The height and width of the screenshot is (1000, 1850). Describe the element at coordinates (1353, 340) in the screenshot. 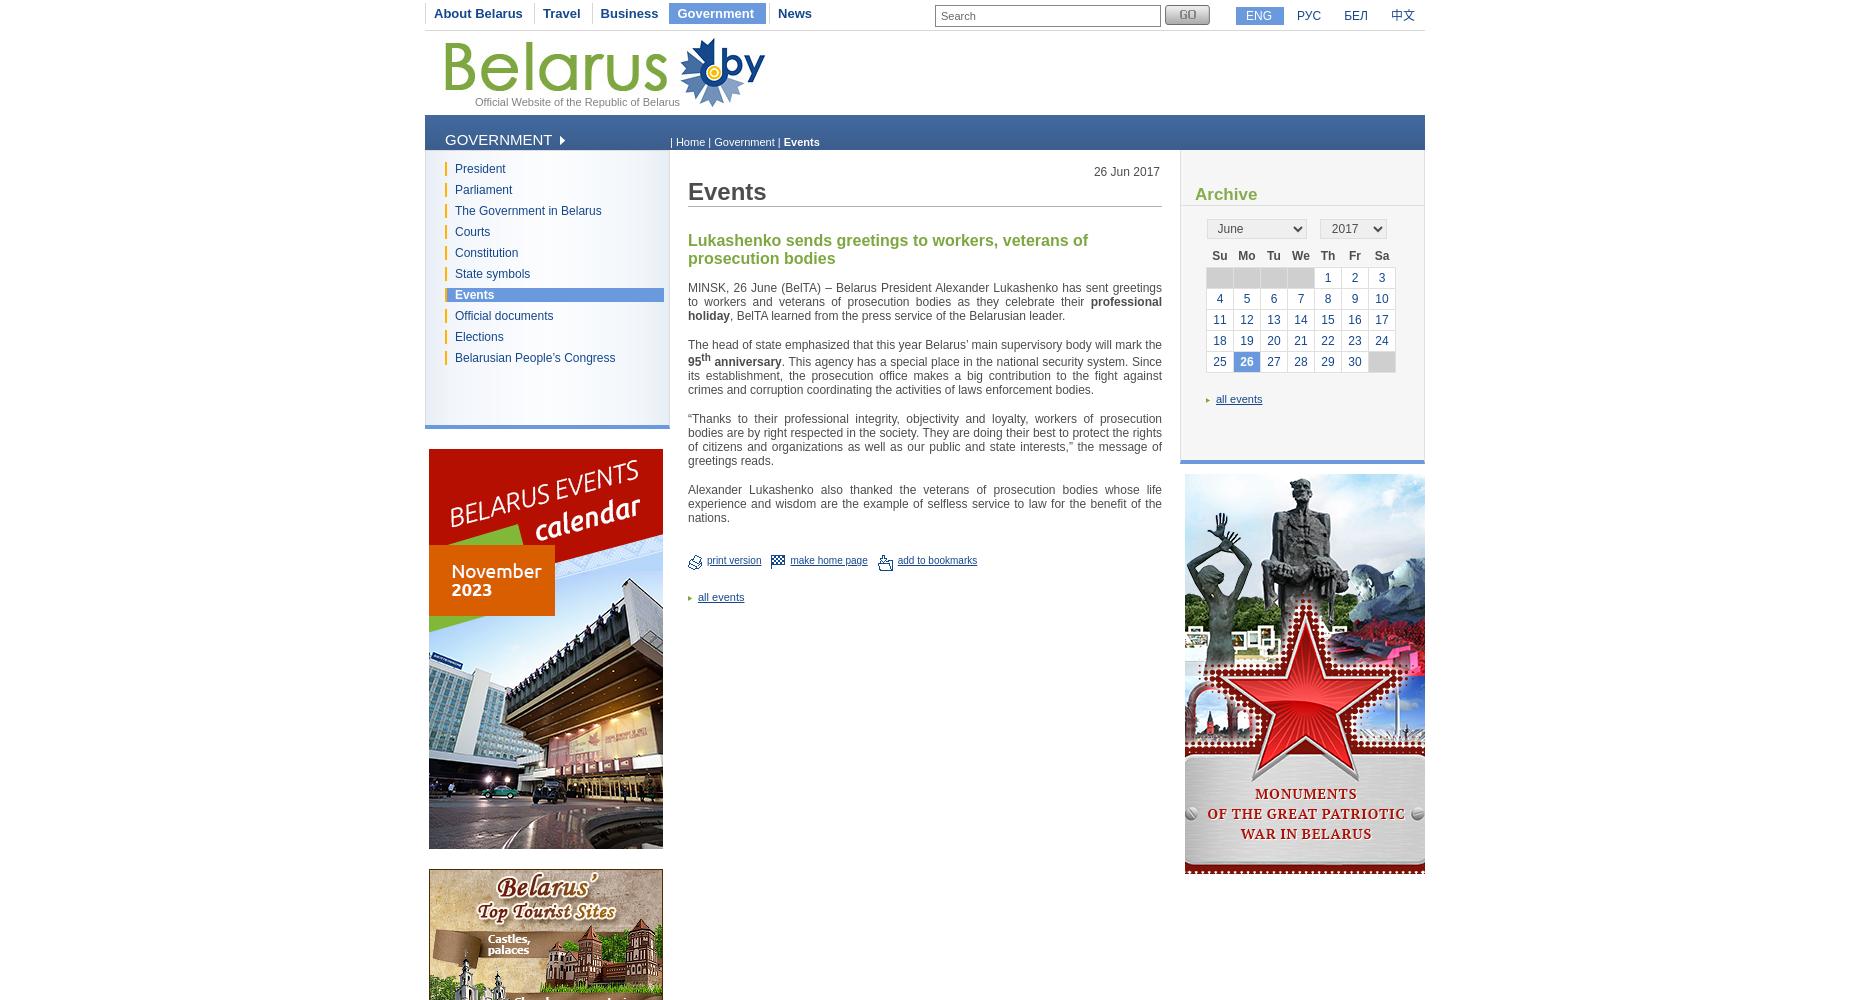

I see `'23'` at that location.